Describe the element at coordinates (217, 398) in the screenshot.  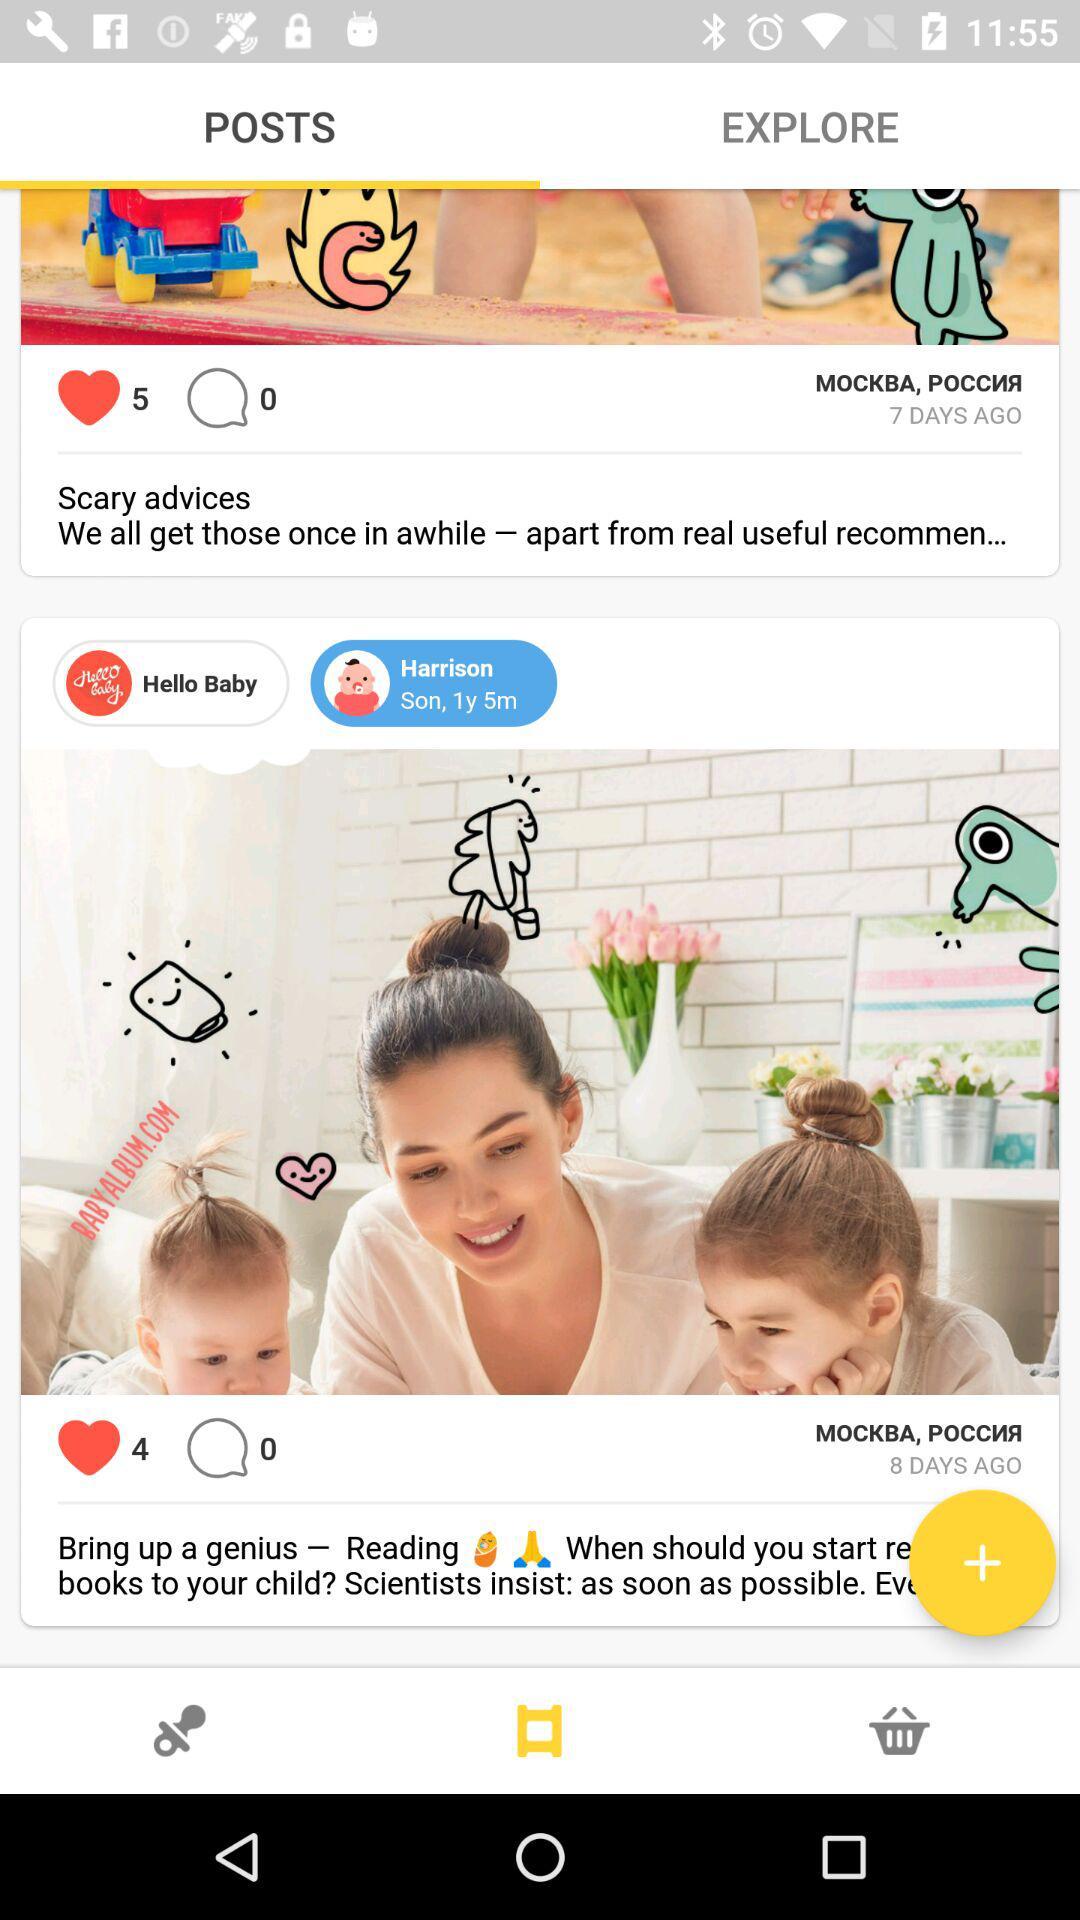
I see `leave a comment` at that location.